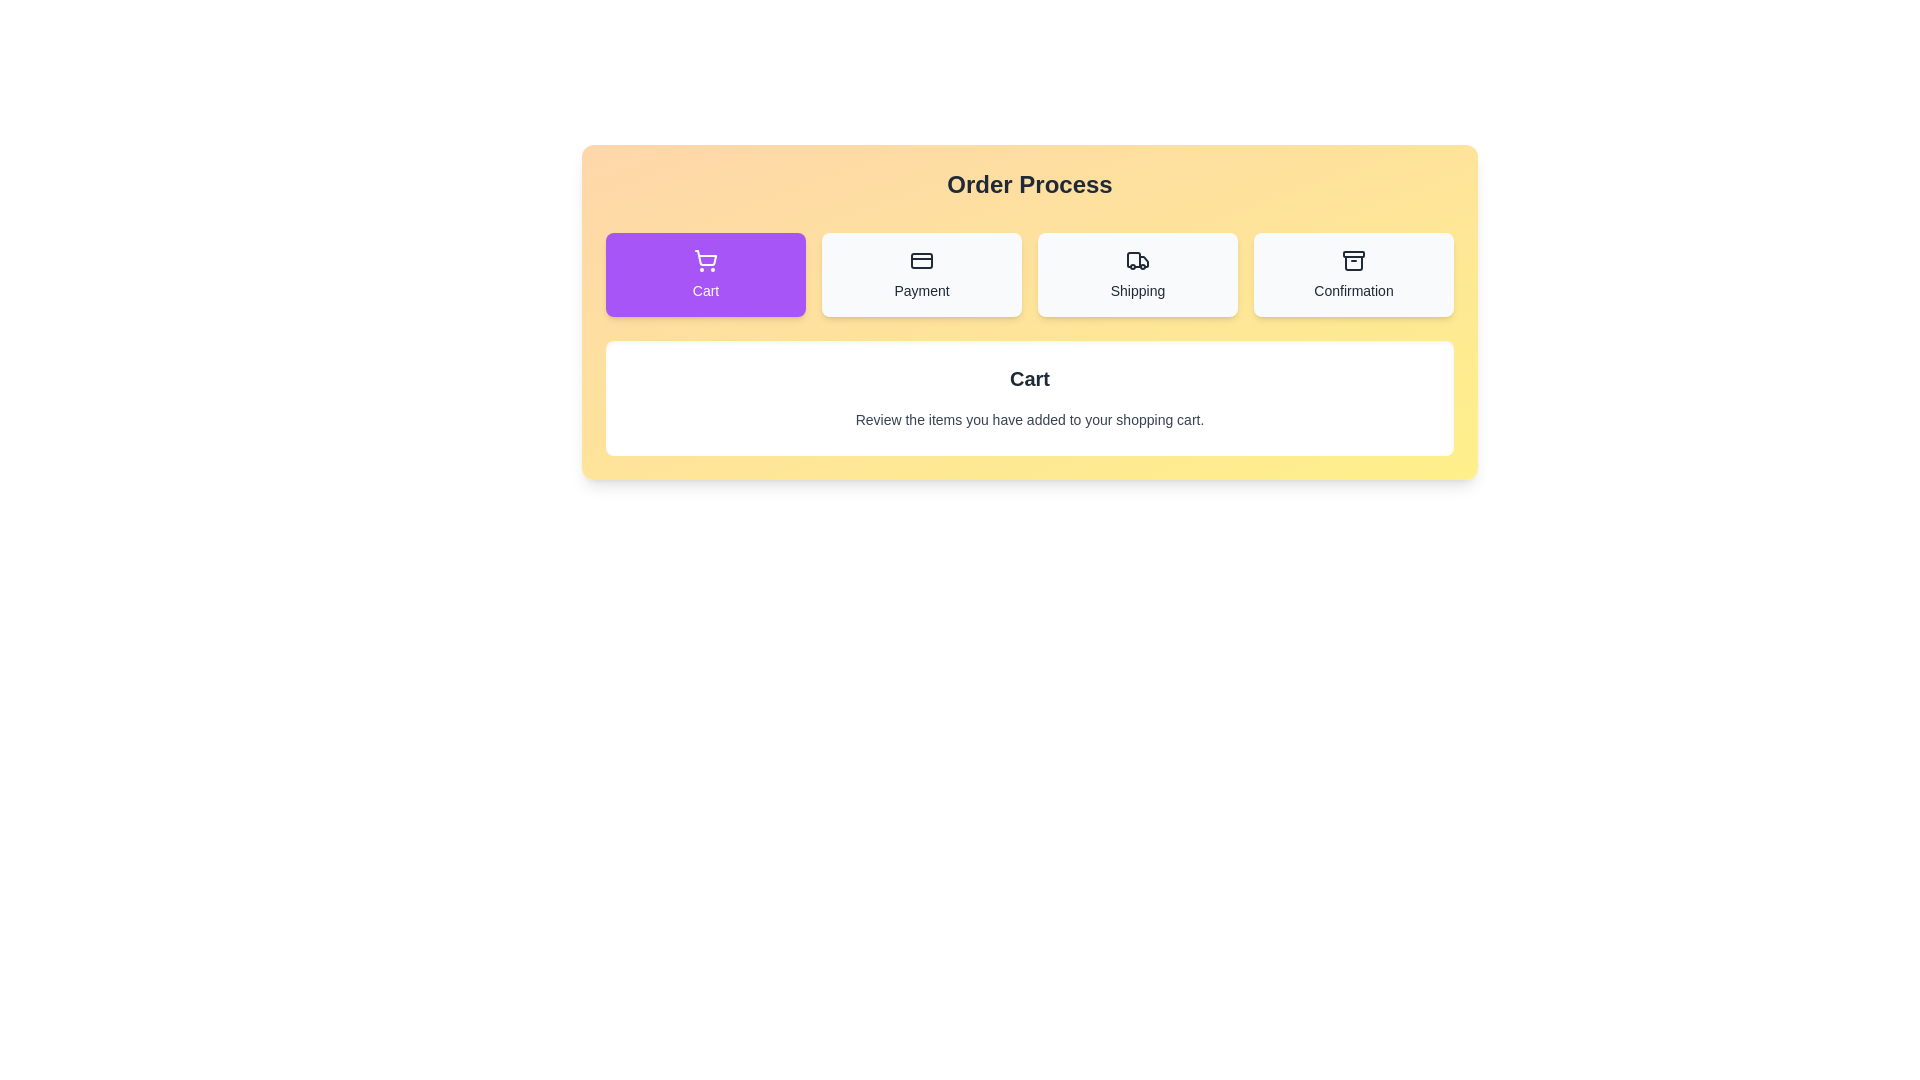  What do you see at coordinates (705, 274) in the screenshot?
I see `the 'Cart' button to view cart details` at bounding box center [705, 274].